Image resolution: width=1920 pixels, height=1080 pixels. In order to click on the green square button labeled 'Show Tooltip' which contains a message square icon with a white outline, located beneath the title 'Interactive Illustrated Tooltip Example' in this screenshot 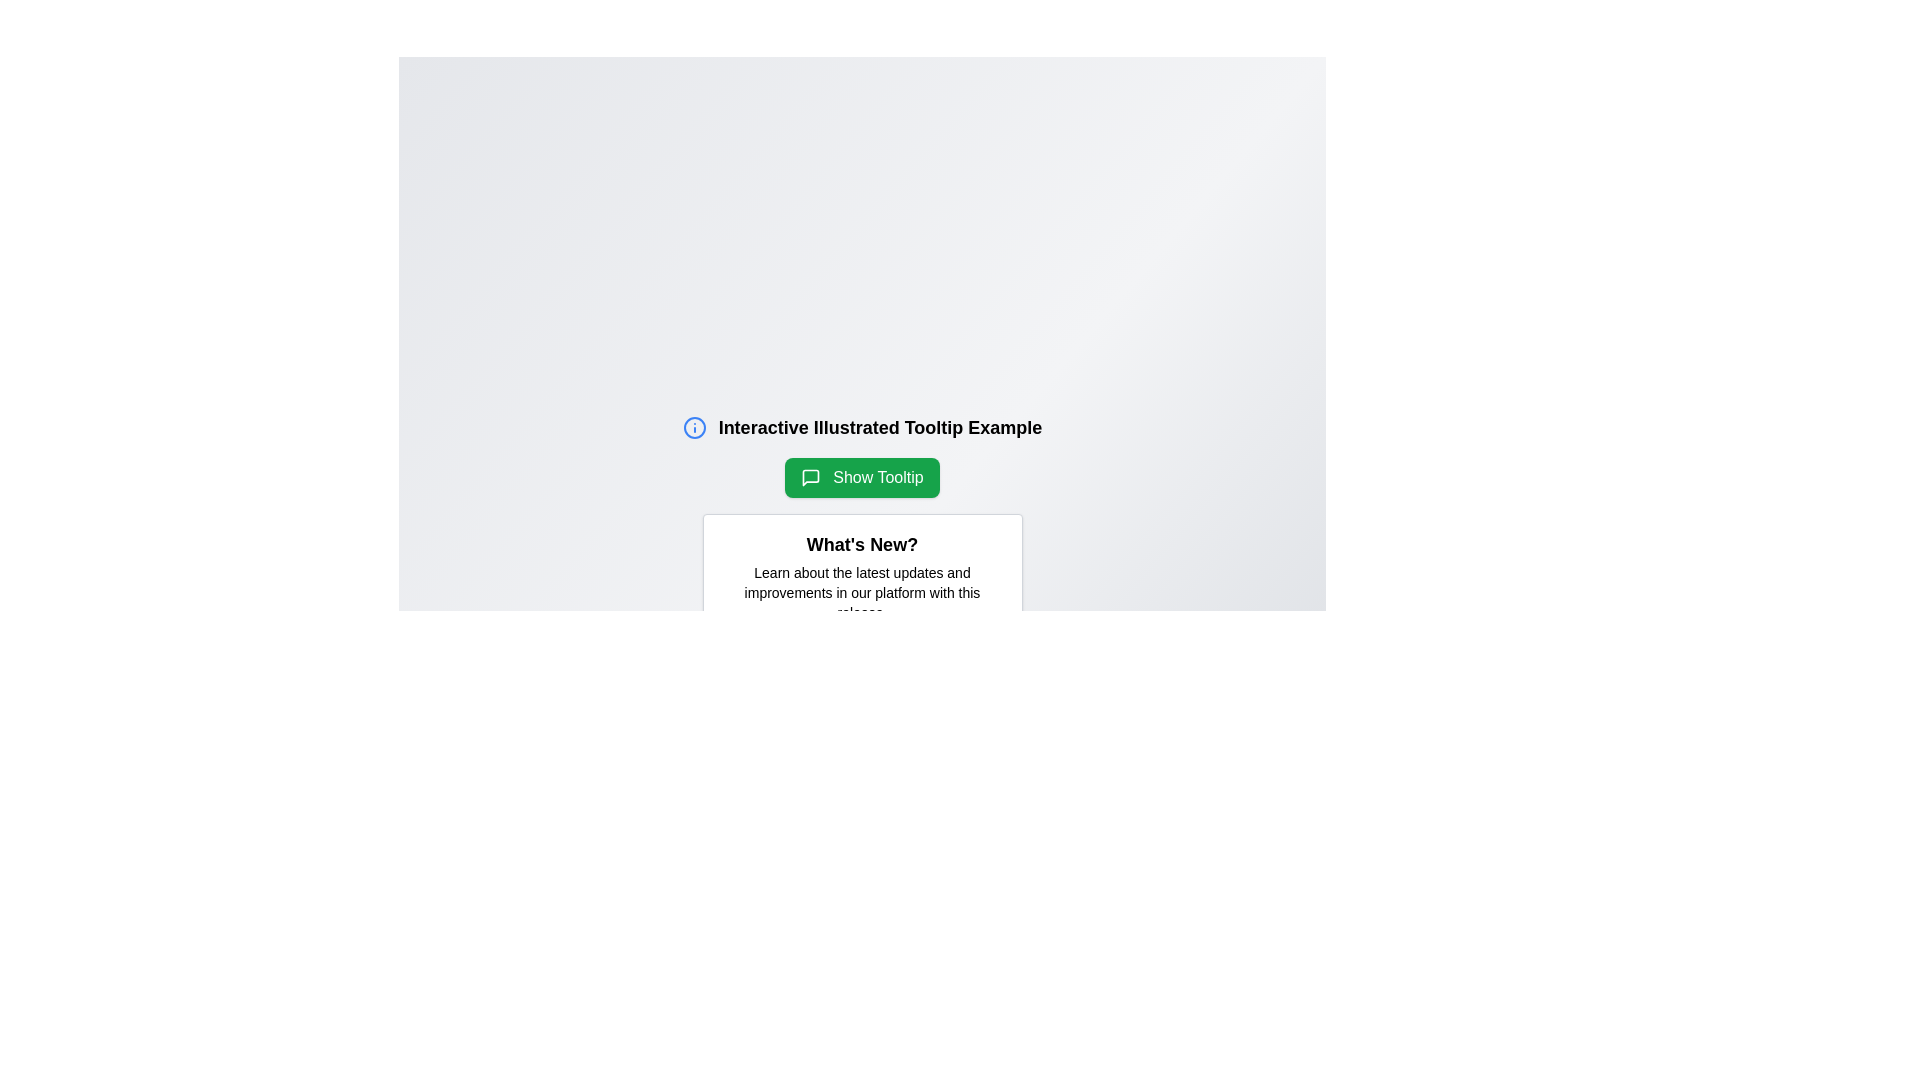, I will do `click(811, 478)`.